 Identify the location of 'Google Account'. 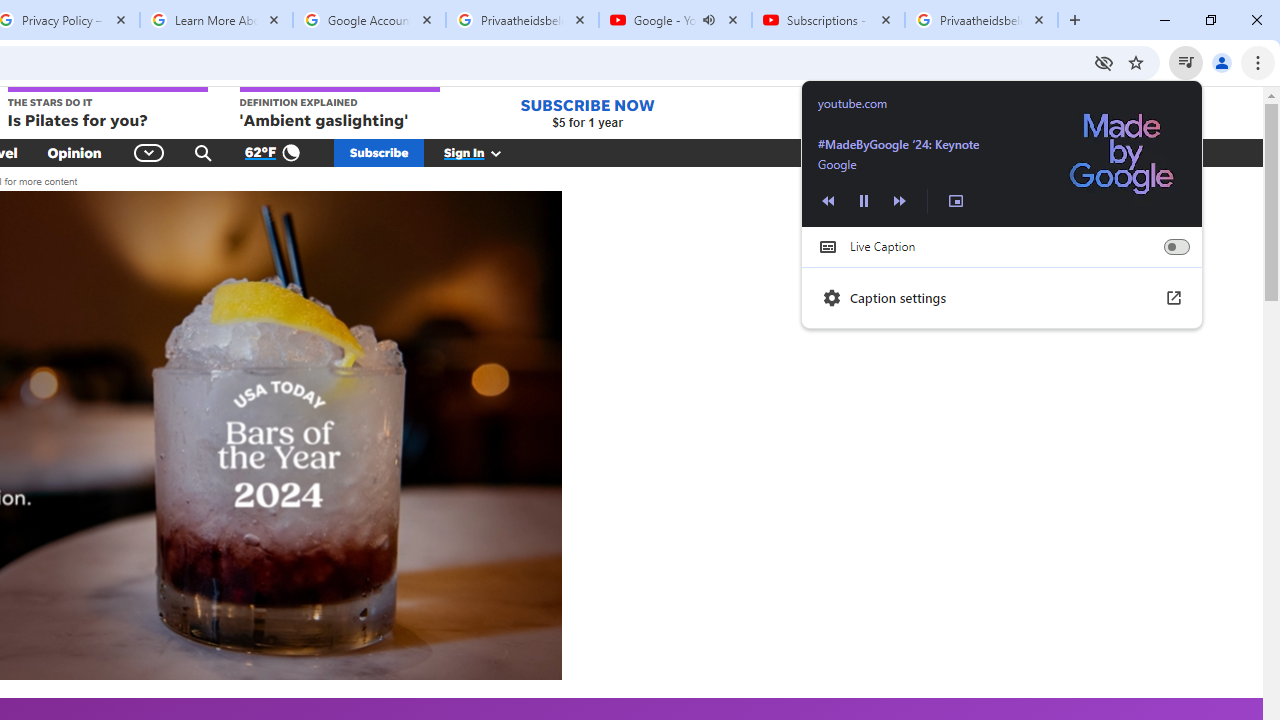
(369, 20).